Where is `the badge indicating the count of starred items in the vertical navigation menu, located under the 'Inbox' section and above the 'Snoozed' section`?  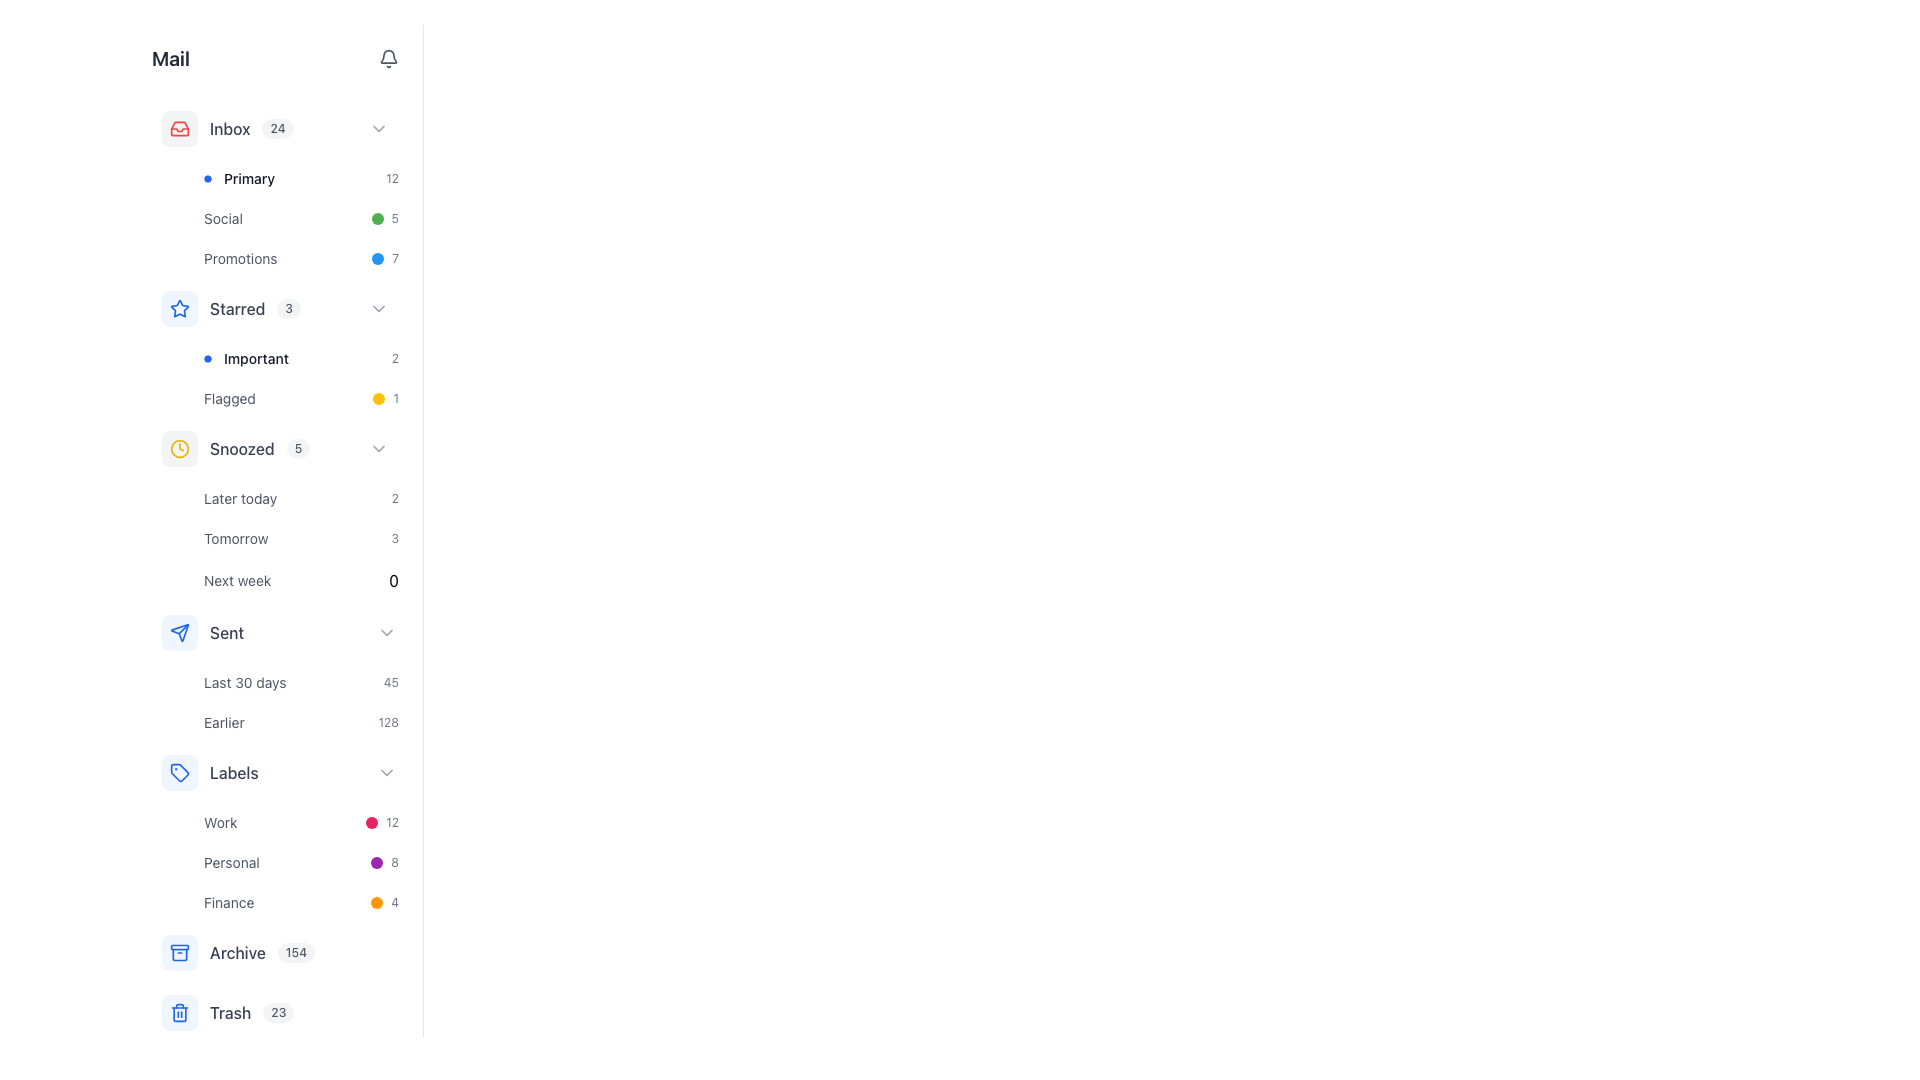
the badge indicating the count of starred items in the vertical navigation menu, located under the 'Inbox' section and above the 'Snoozed' section is located at coordinates (253, 308).